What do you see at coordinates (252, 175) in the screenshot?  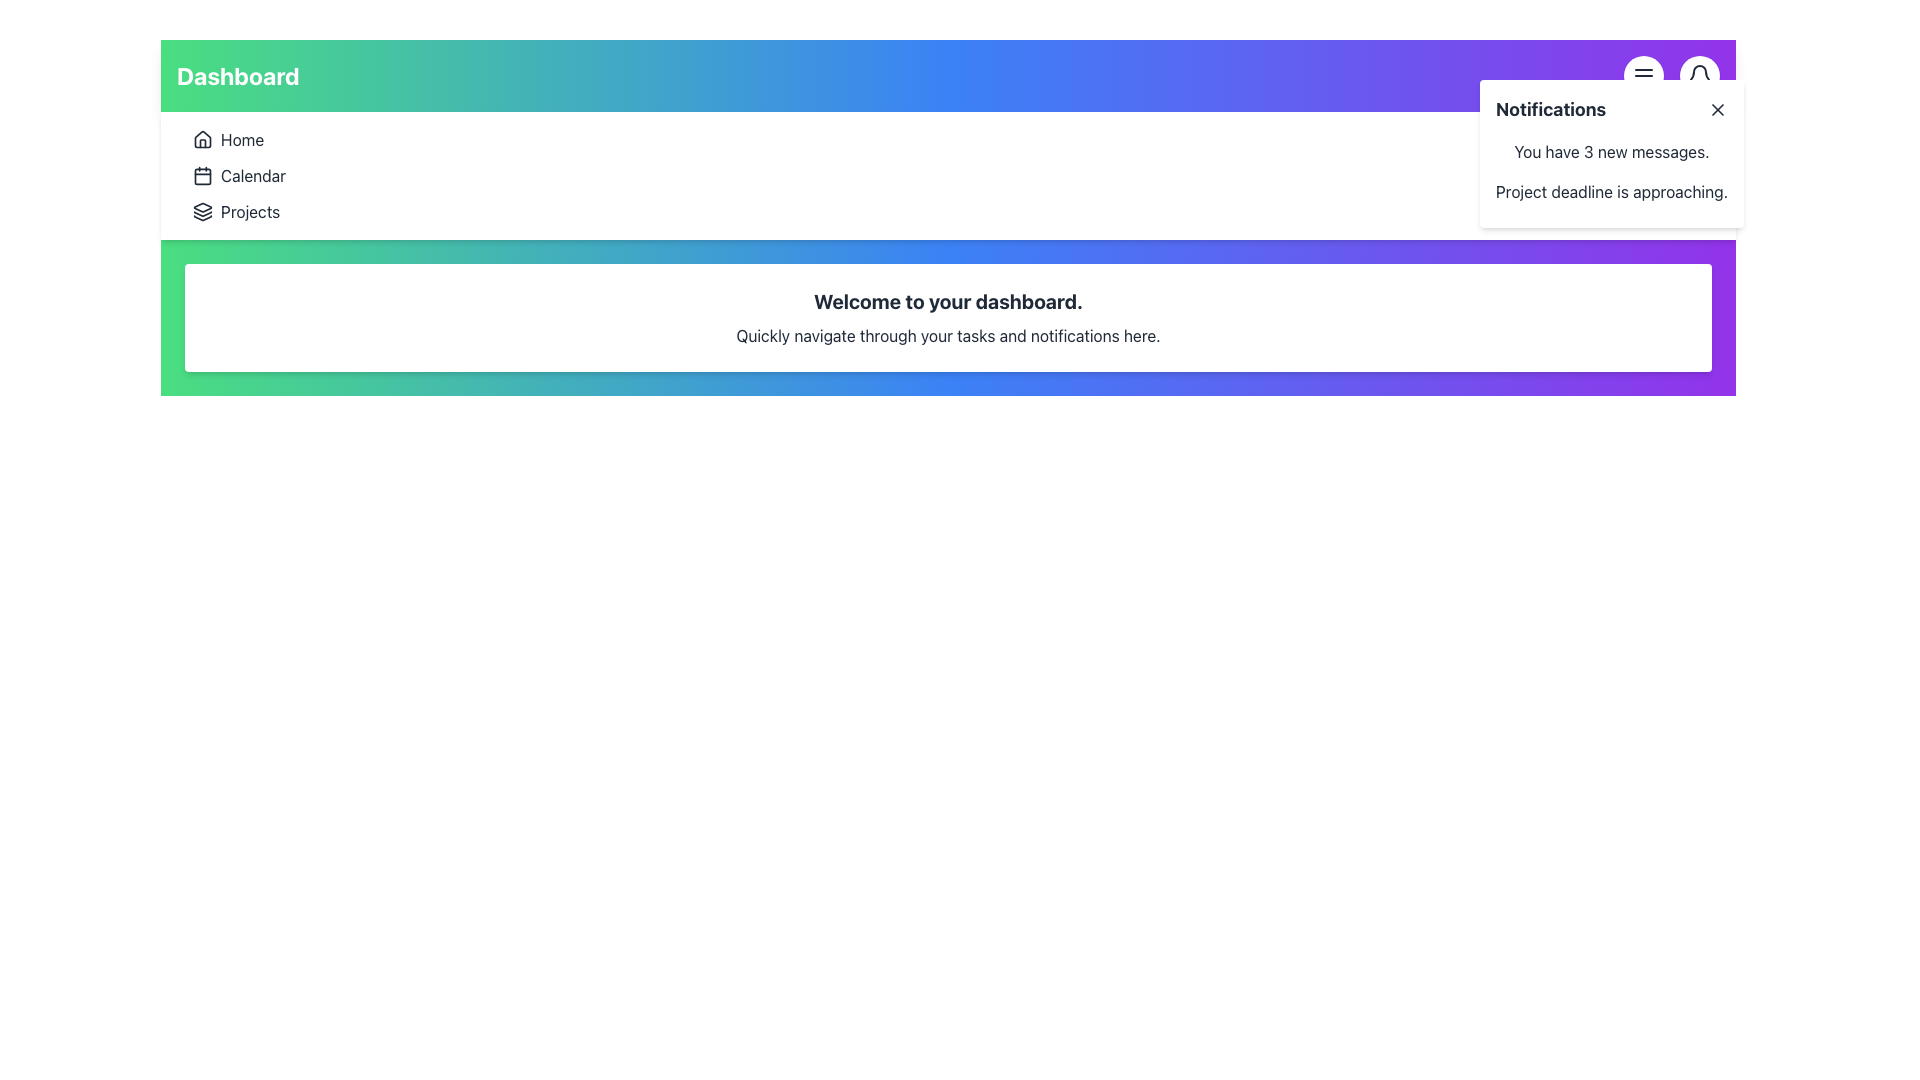 I see `the second navigation menu item labeled as 'Calendar'` at bounding box center [252, 175].